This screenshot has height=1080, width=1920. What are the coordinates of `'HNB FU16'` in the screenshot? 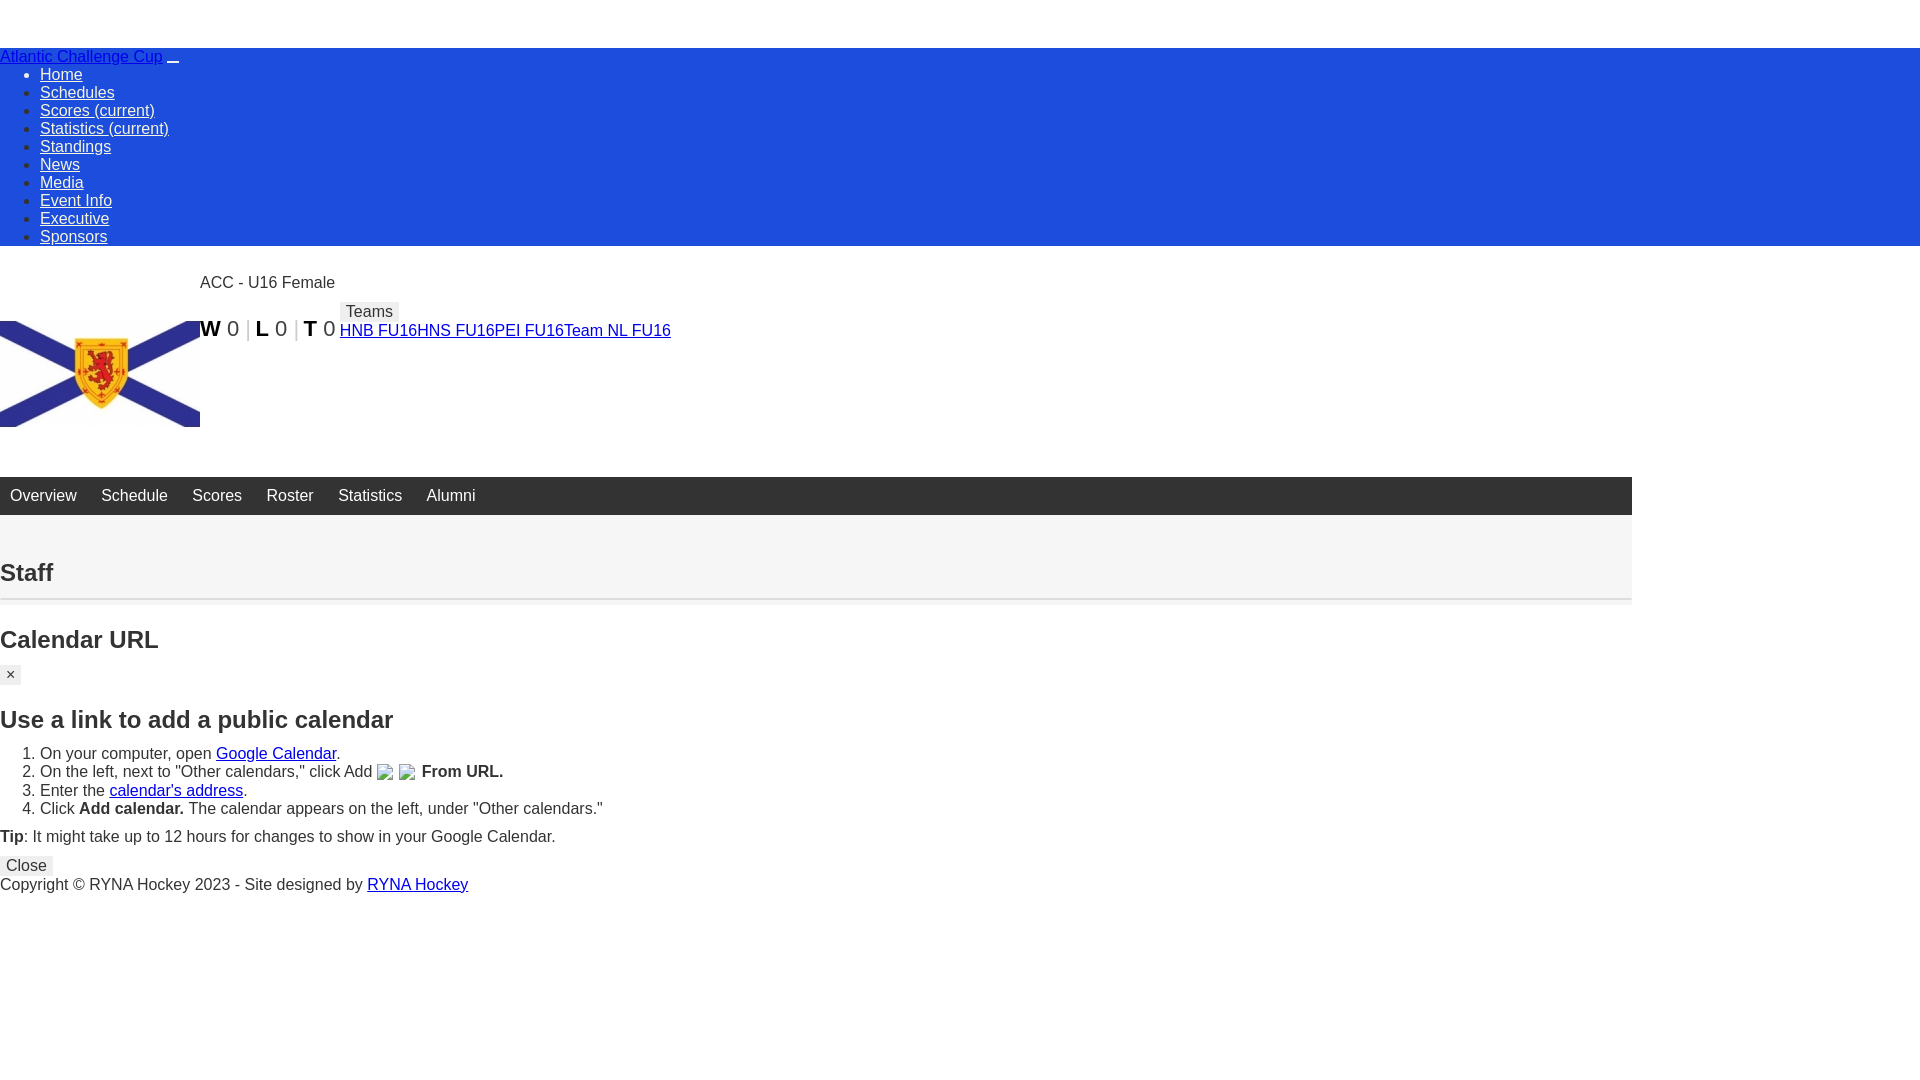 It's located at (378, 329).